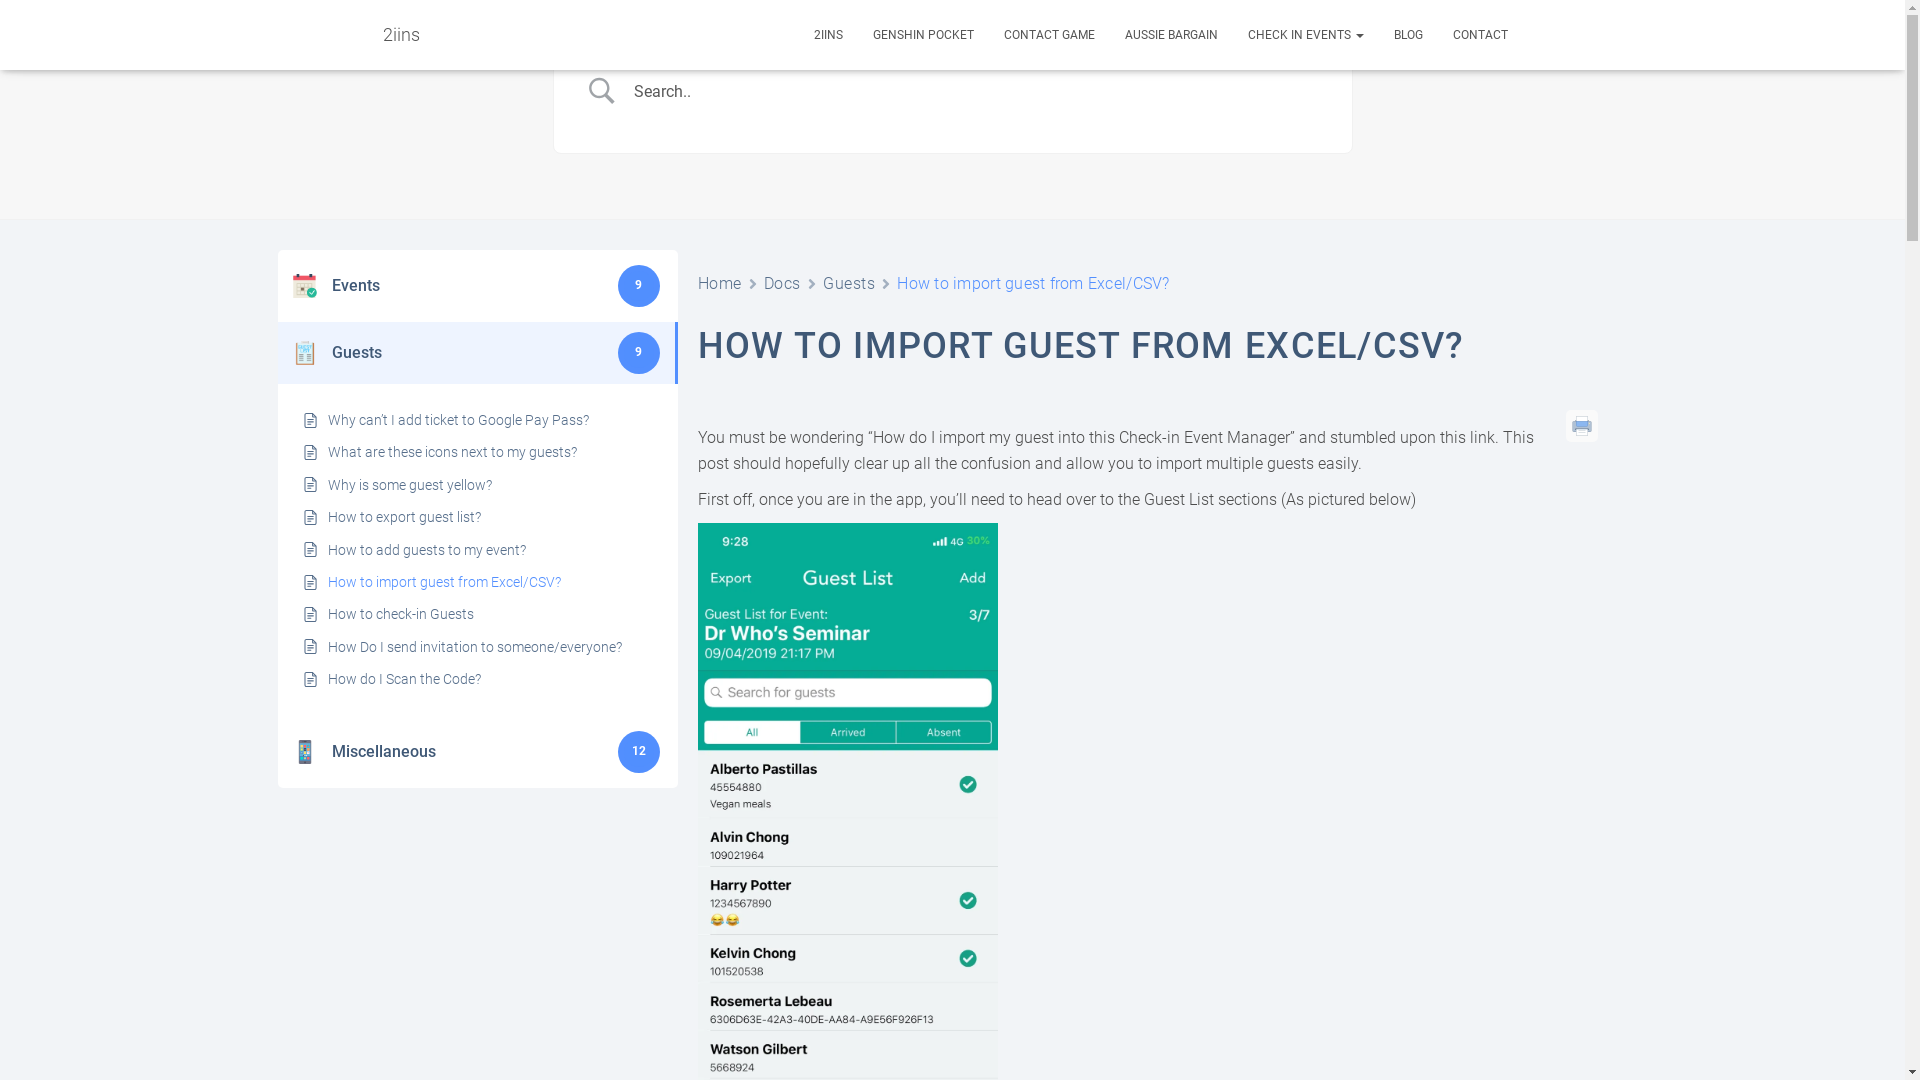 The width and height of the screenshot is (1920, 1080). I want to click on 'How do I Scan the Code?', so click(403, 677).